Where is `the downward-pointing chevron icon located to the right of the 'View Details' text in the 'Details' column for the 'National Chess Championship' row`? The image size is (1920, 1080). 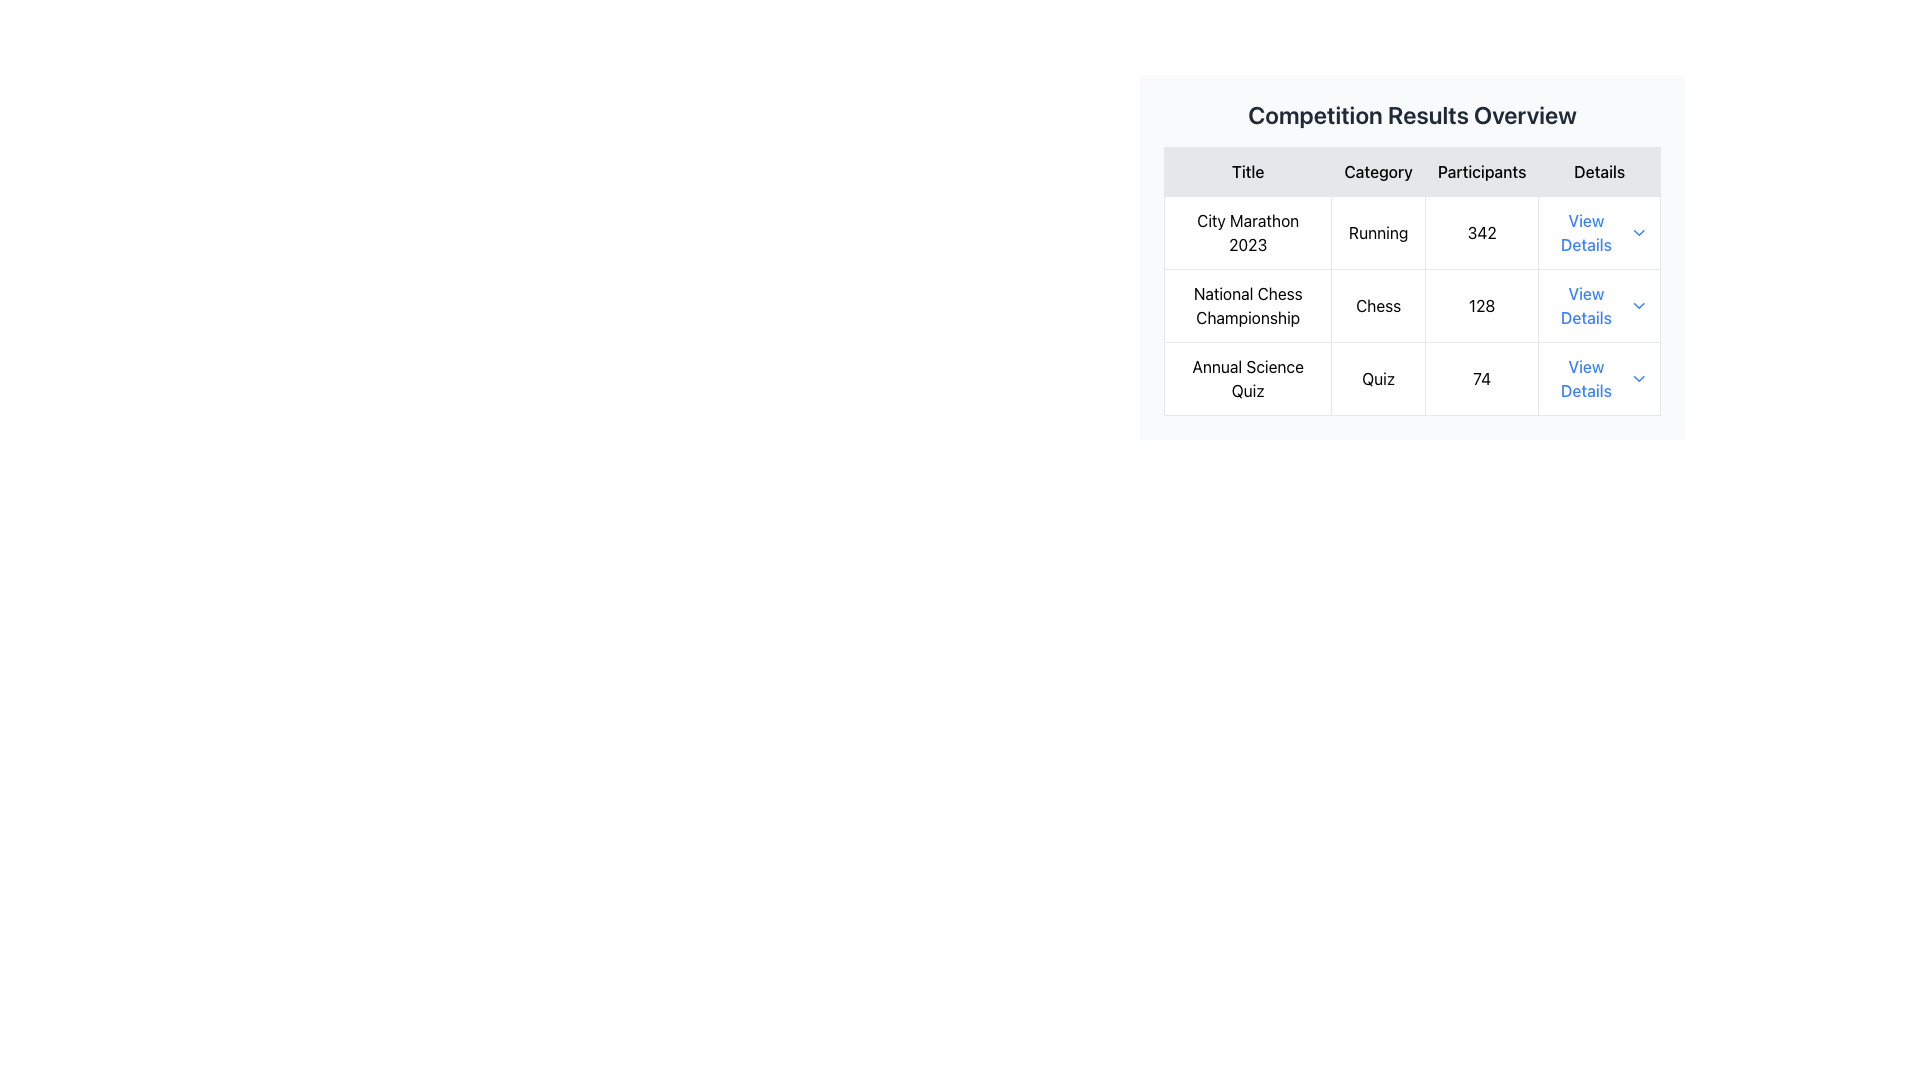 the downward-pointing chevron icon located to the right of the 'View Details' text in the 'Details' column for the 'National Chess Championship' row is located at coordinates (1638, 305).